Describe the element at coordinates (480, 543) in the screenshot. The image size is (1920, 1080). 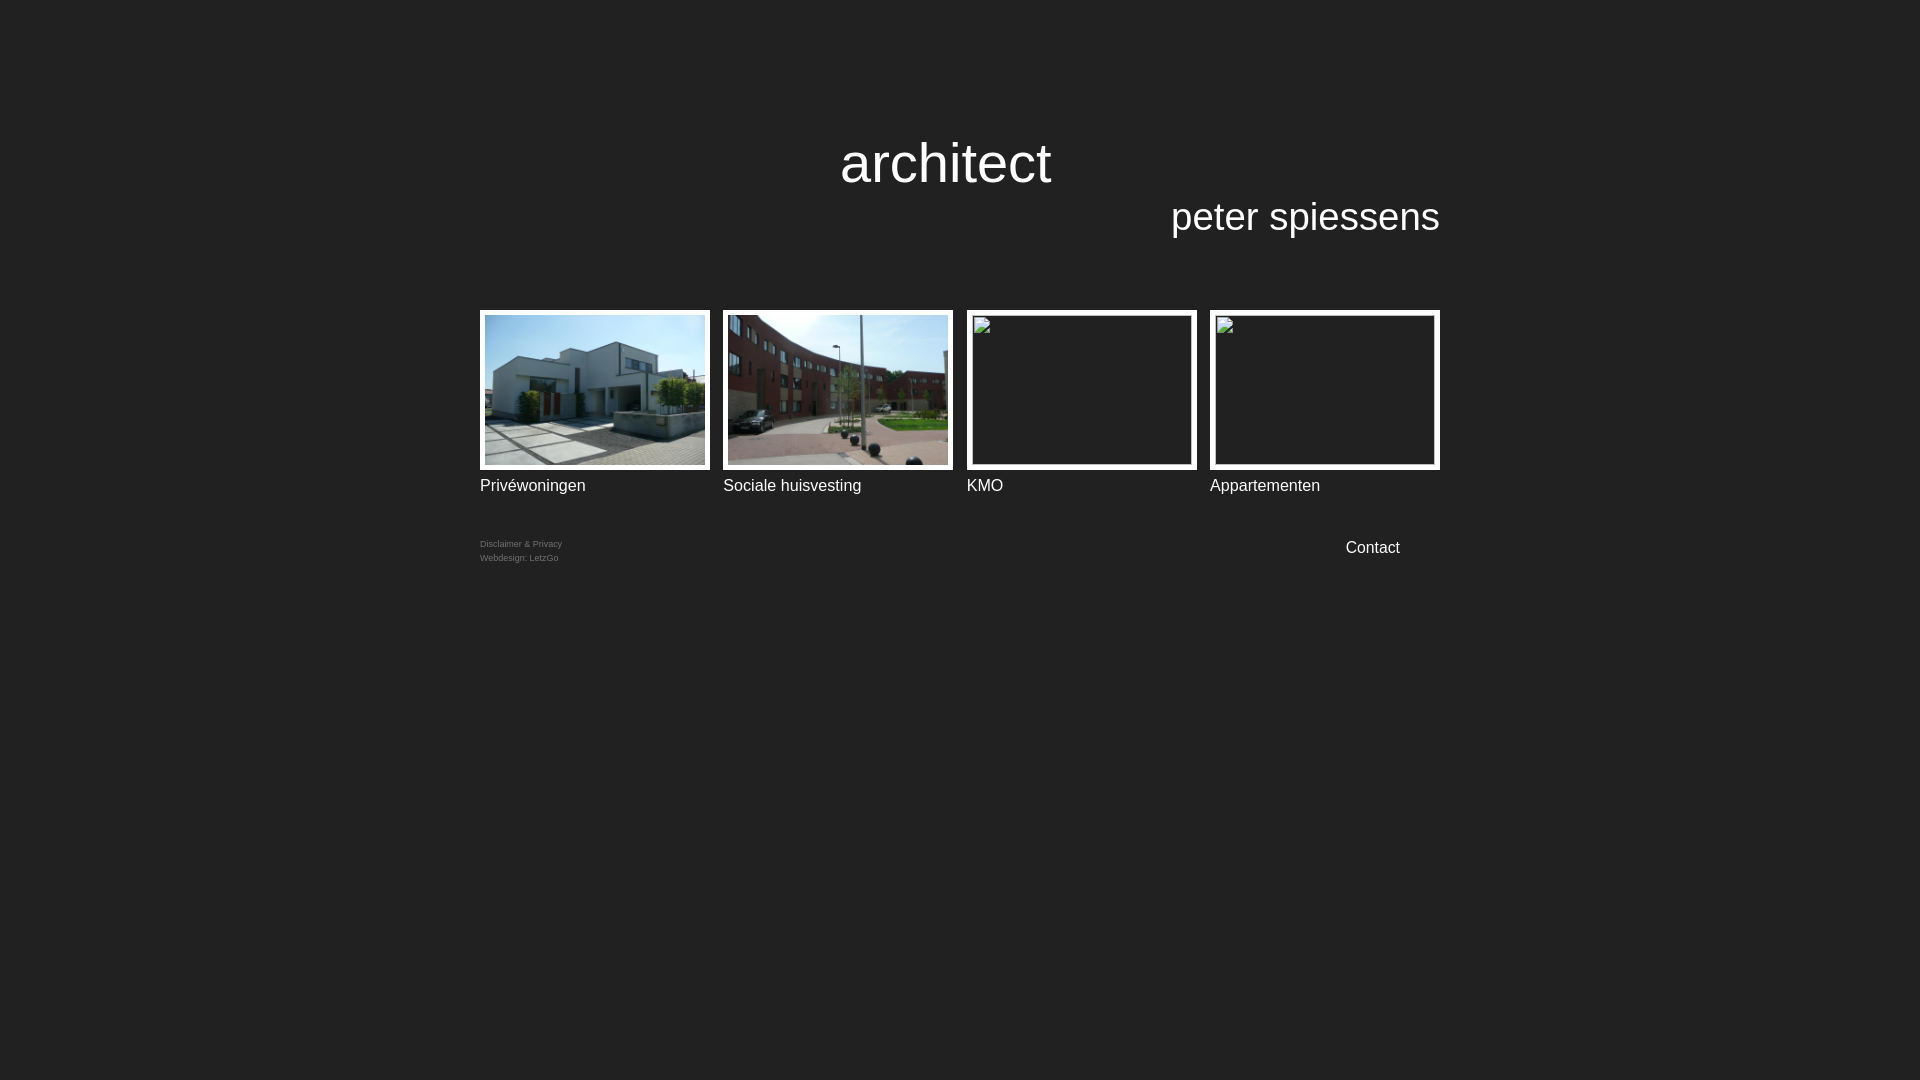
I see `'Disclaimer & Privacy'` at that location.